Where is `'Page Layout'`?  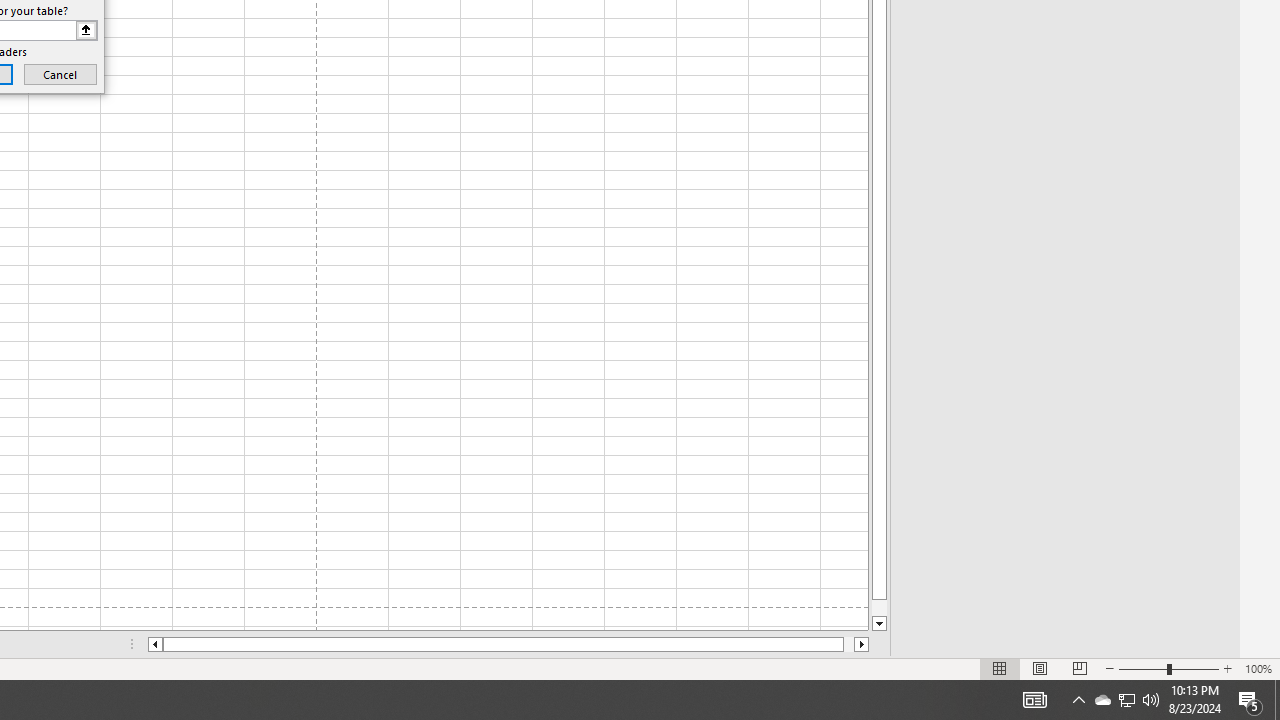
'Page Layout' is located at coordinates (1040, 669).